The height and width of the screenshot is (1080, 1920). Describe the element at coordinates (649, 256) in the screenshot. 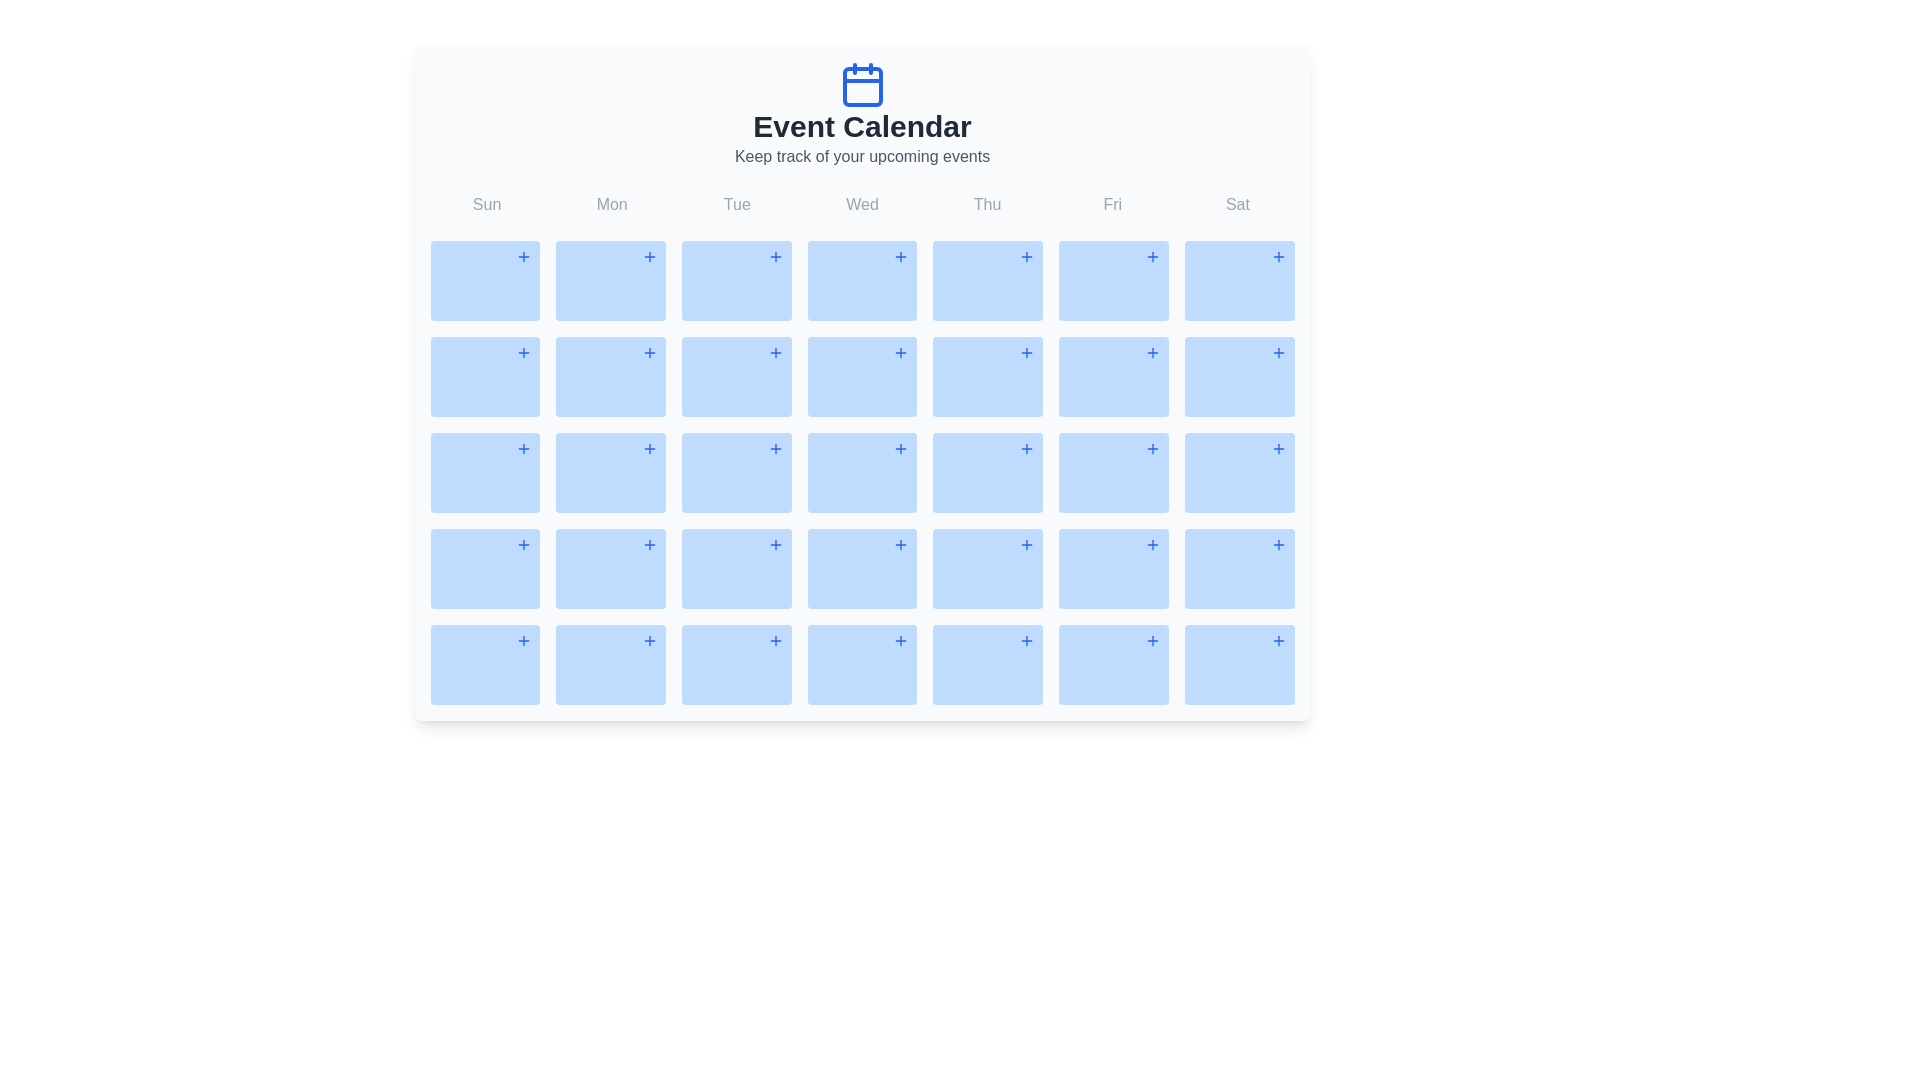

I see `the blue '+' icon button located at the top-right corner of the Monday card in the calendar grid` at that location.